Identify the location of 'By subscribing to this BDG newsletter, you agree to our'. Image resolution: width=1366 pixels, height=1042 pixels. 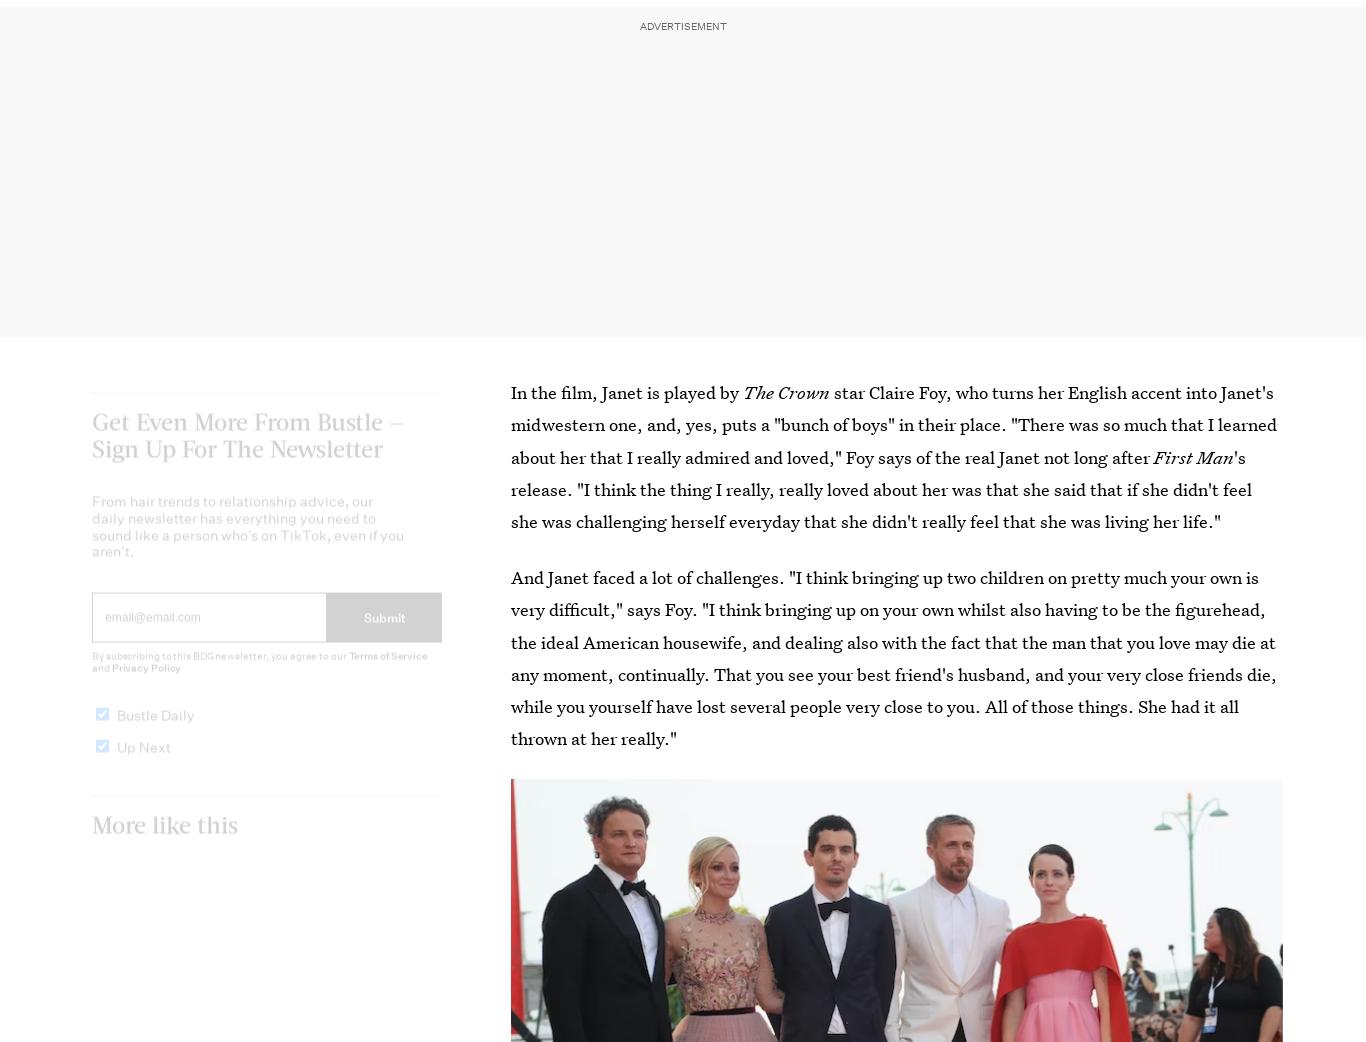
(91, 673).